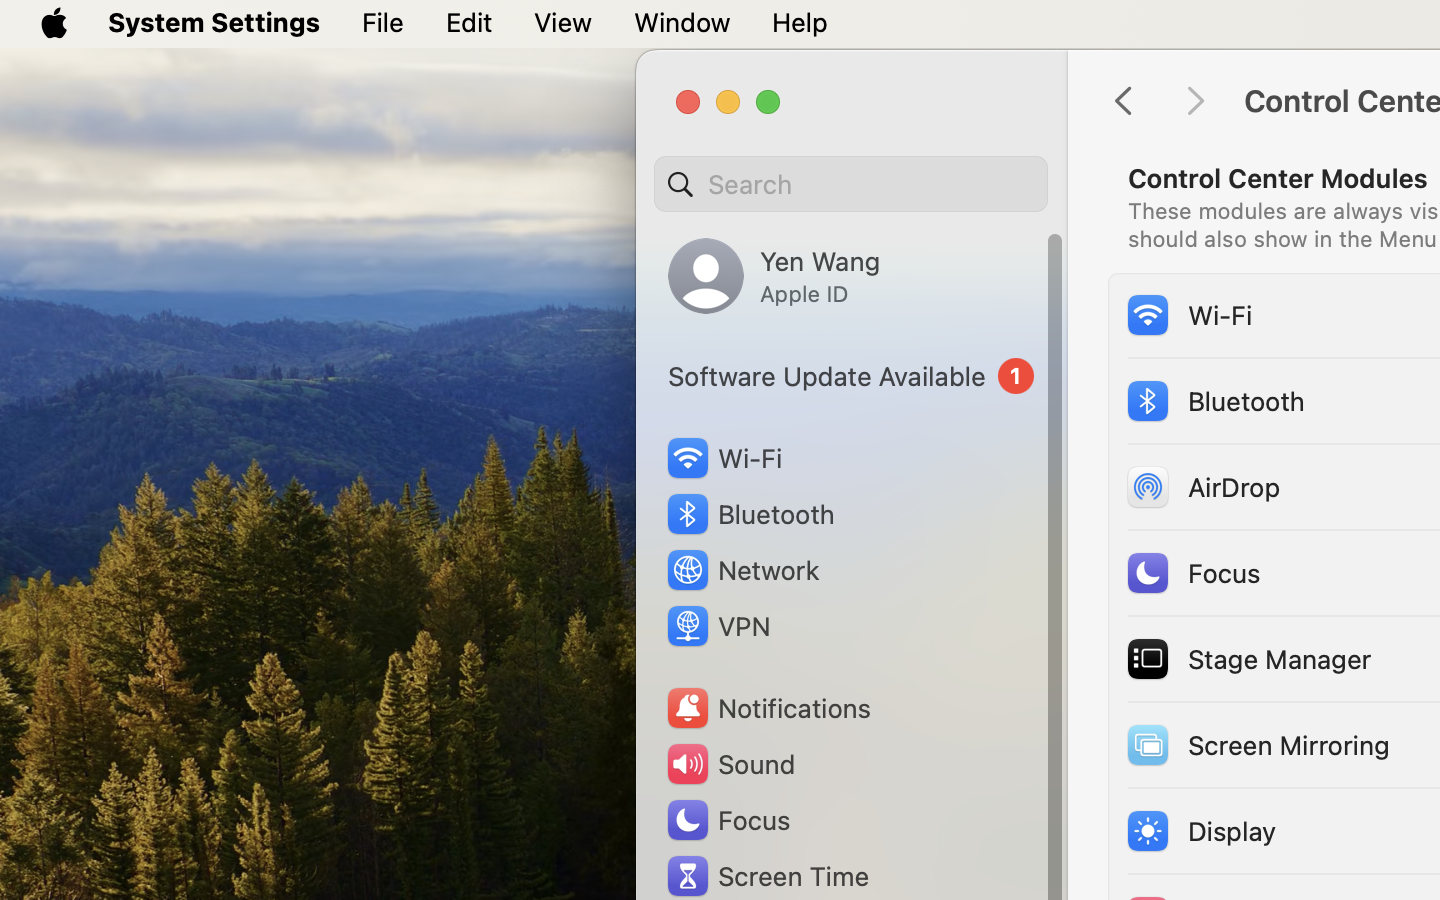 The height and width of the screenshot is (900, 1440). Describe the element at coordinates (1255, 743) in the screenshot. I see `'Screen Mirroring'` at that location.